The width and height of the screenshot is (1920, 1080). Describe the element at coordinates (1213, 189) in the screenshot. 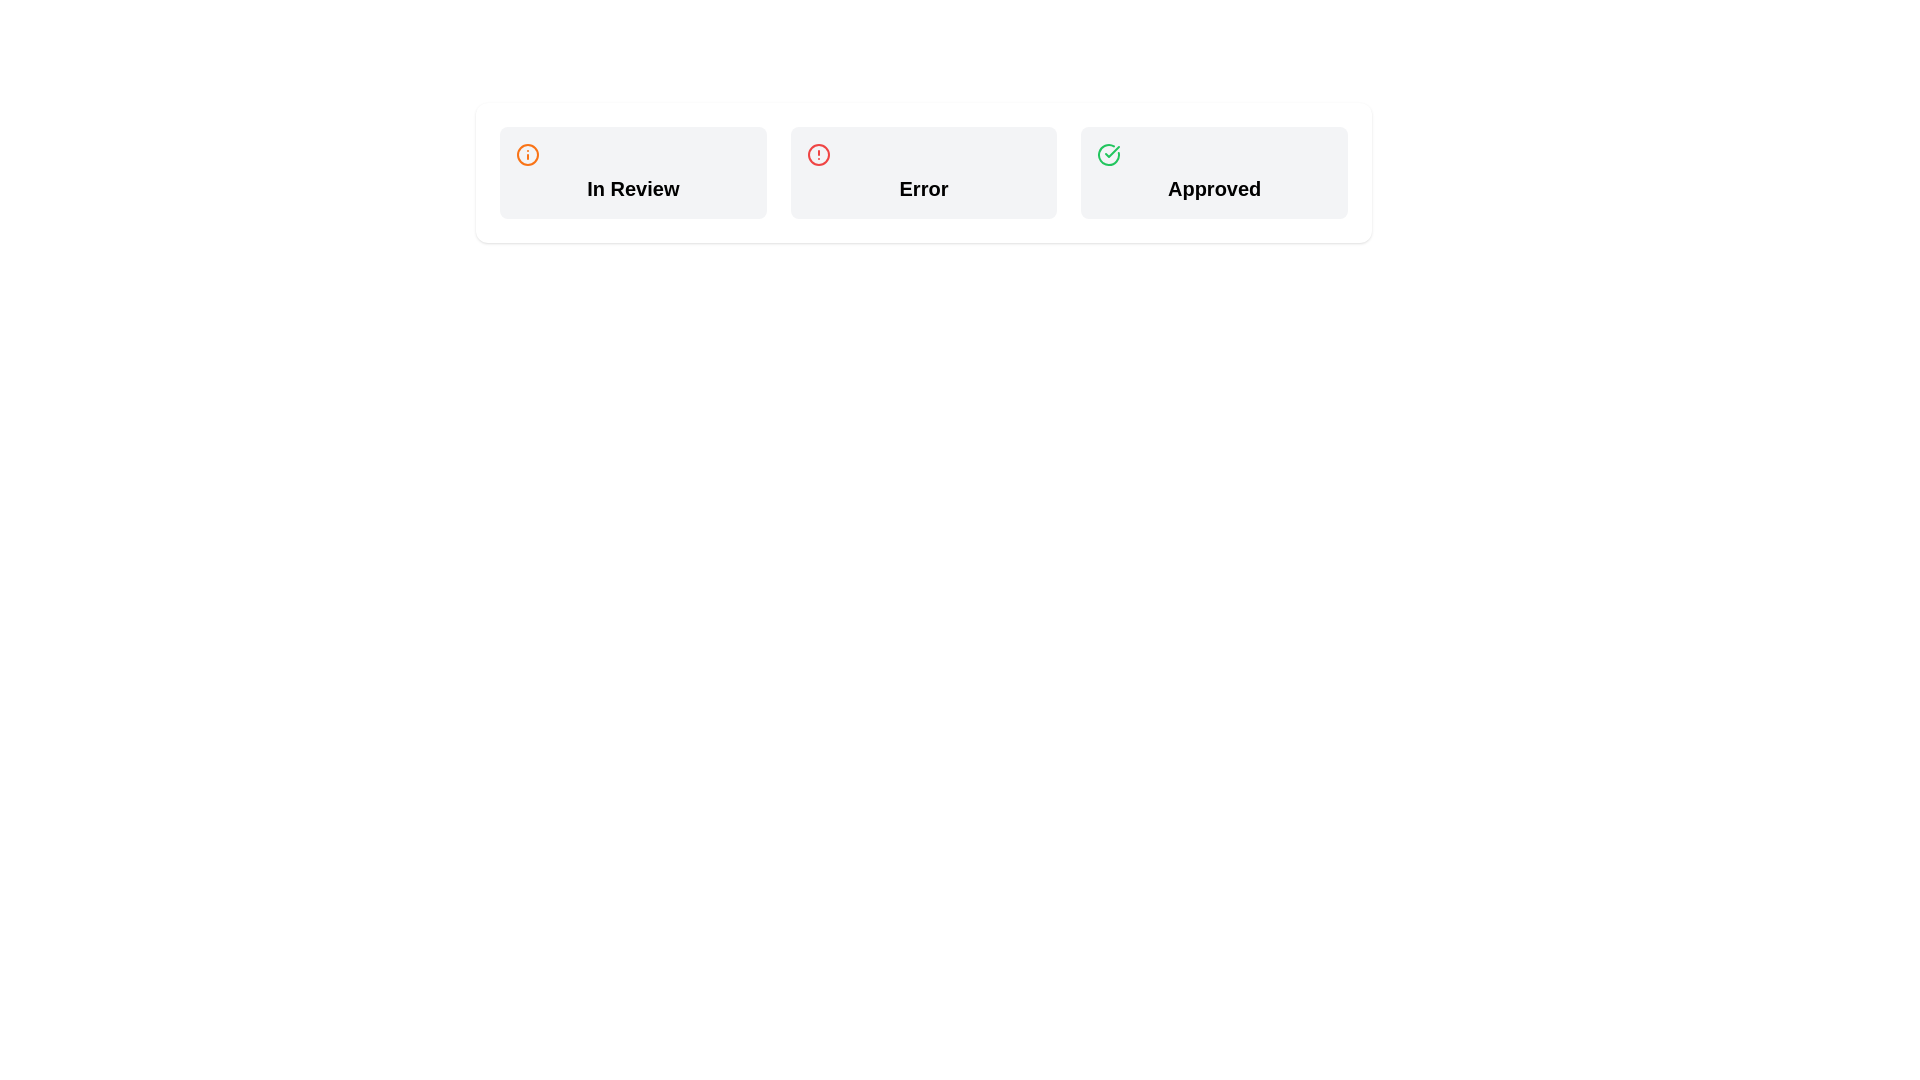

I see `the text label indicating the status of 'Approved', which is the third button in a three-button layout` at that location.